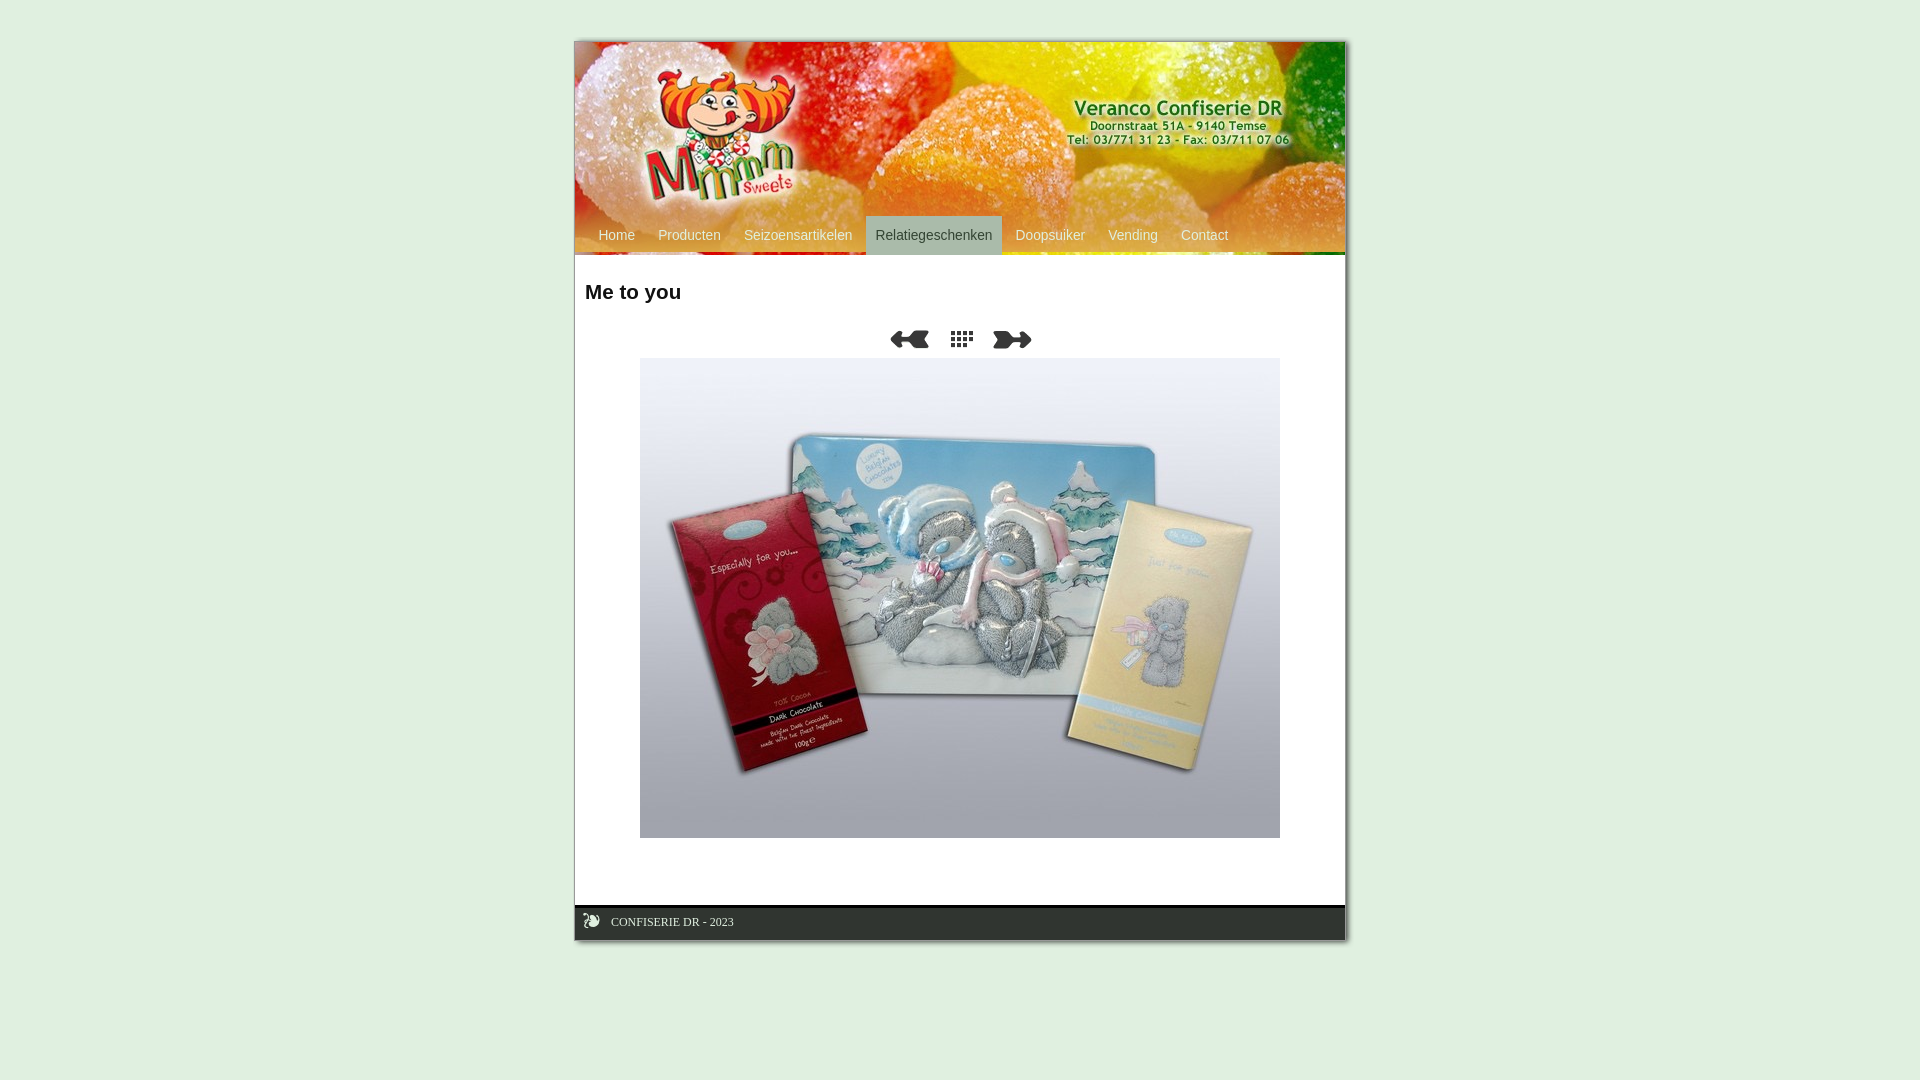  What do you see at coordinates (1133, 234) in the screenshot?
I see `'Vending'` at bounding box center [1133, 234].